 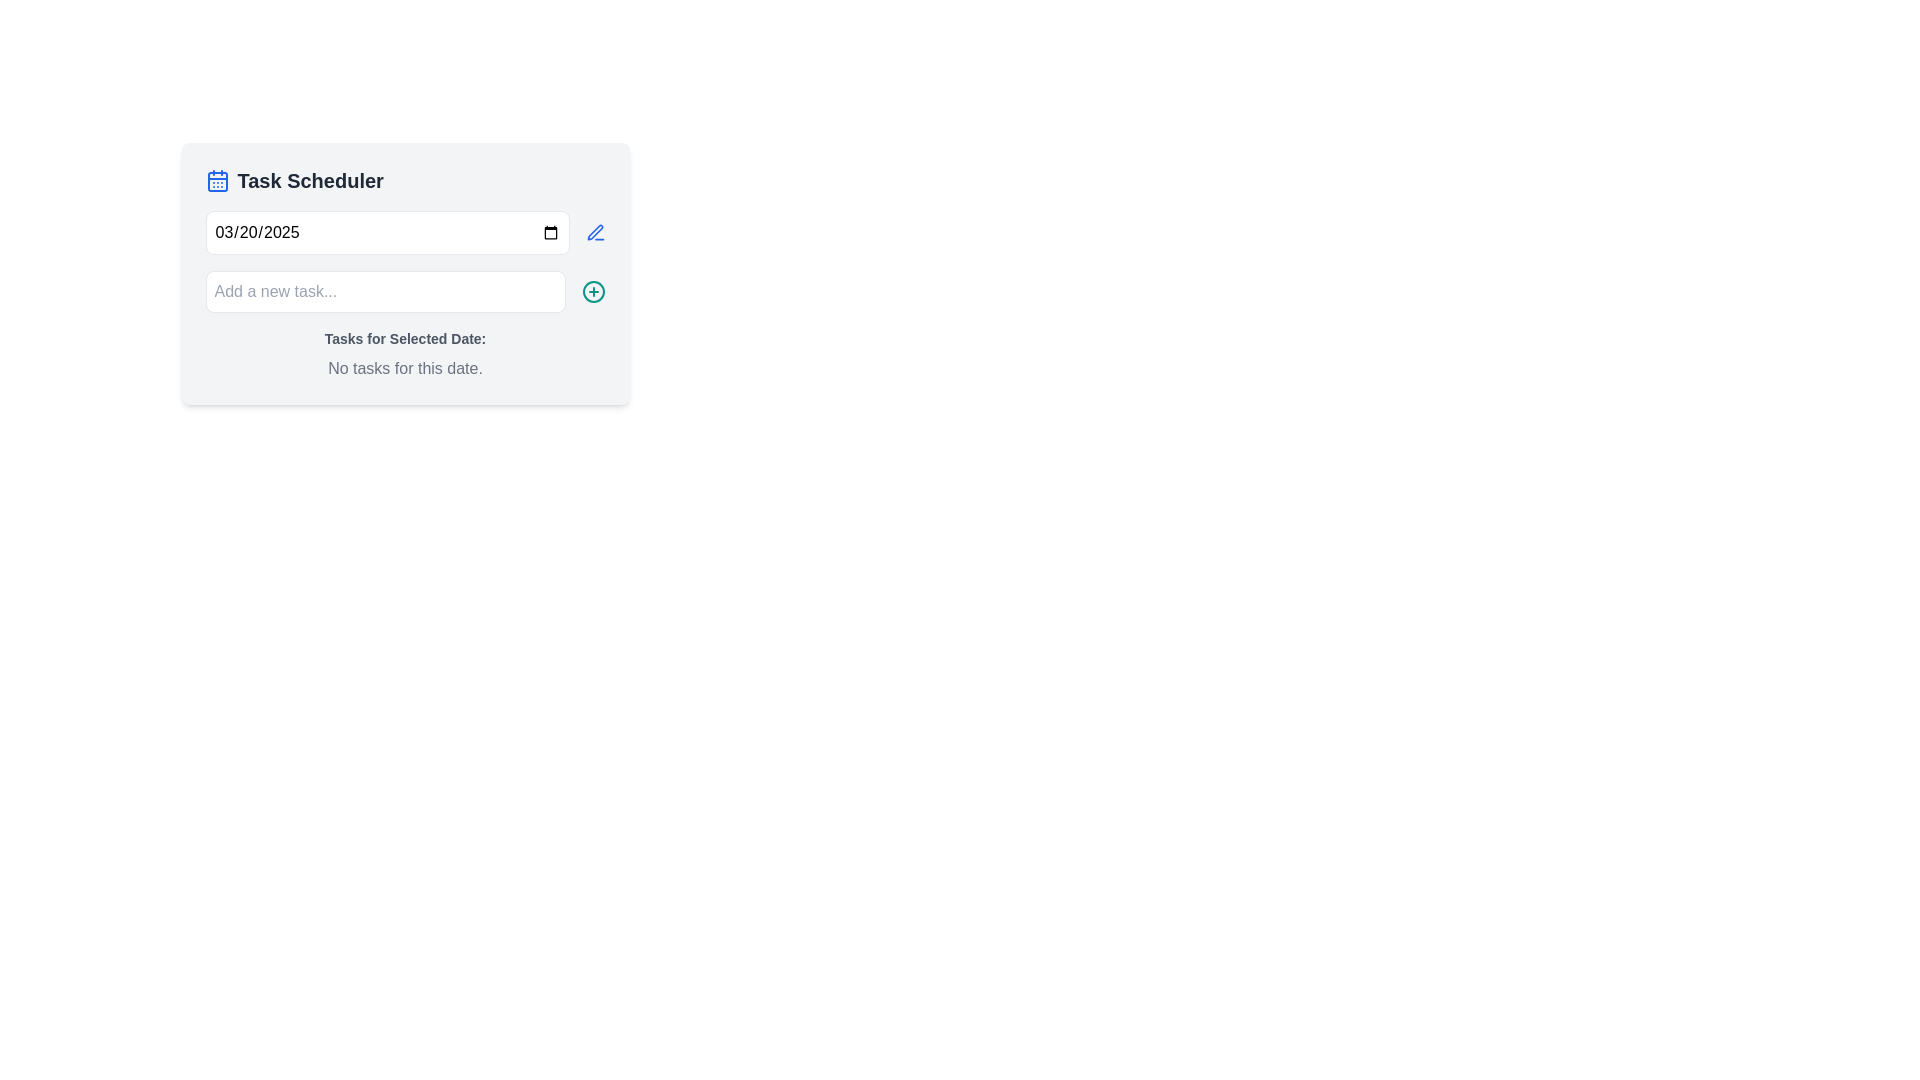 I want to click on the calendar icon, which is styled in blue and located to the left of the heading 'Task Scheduler', so click(x=217, y=181).